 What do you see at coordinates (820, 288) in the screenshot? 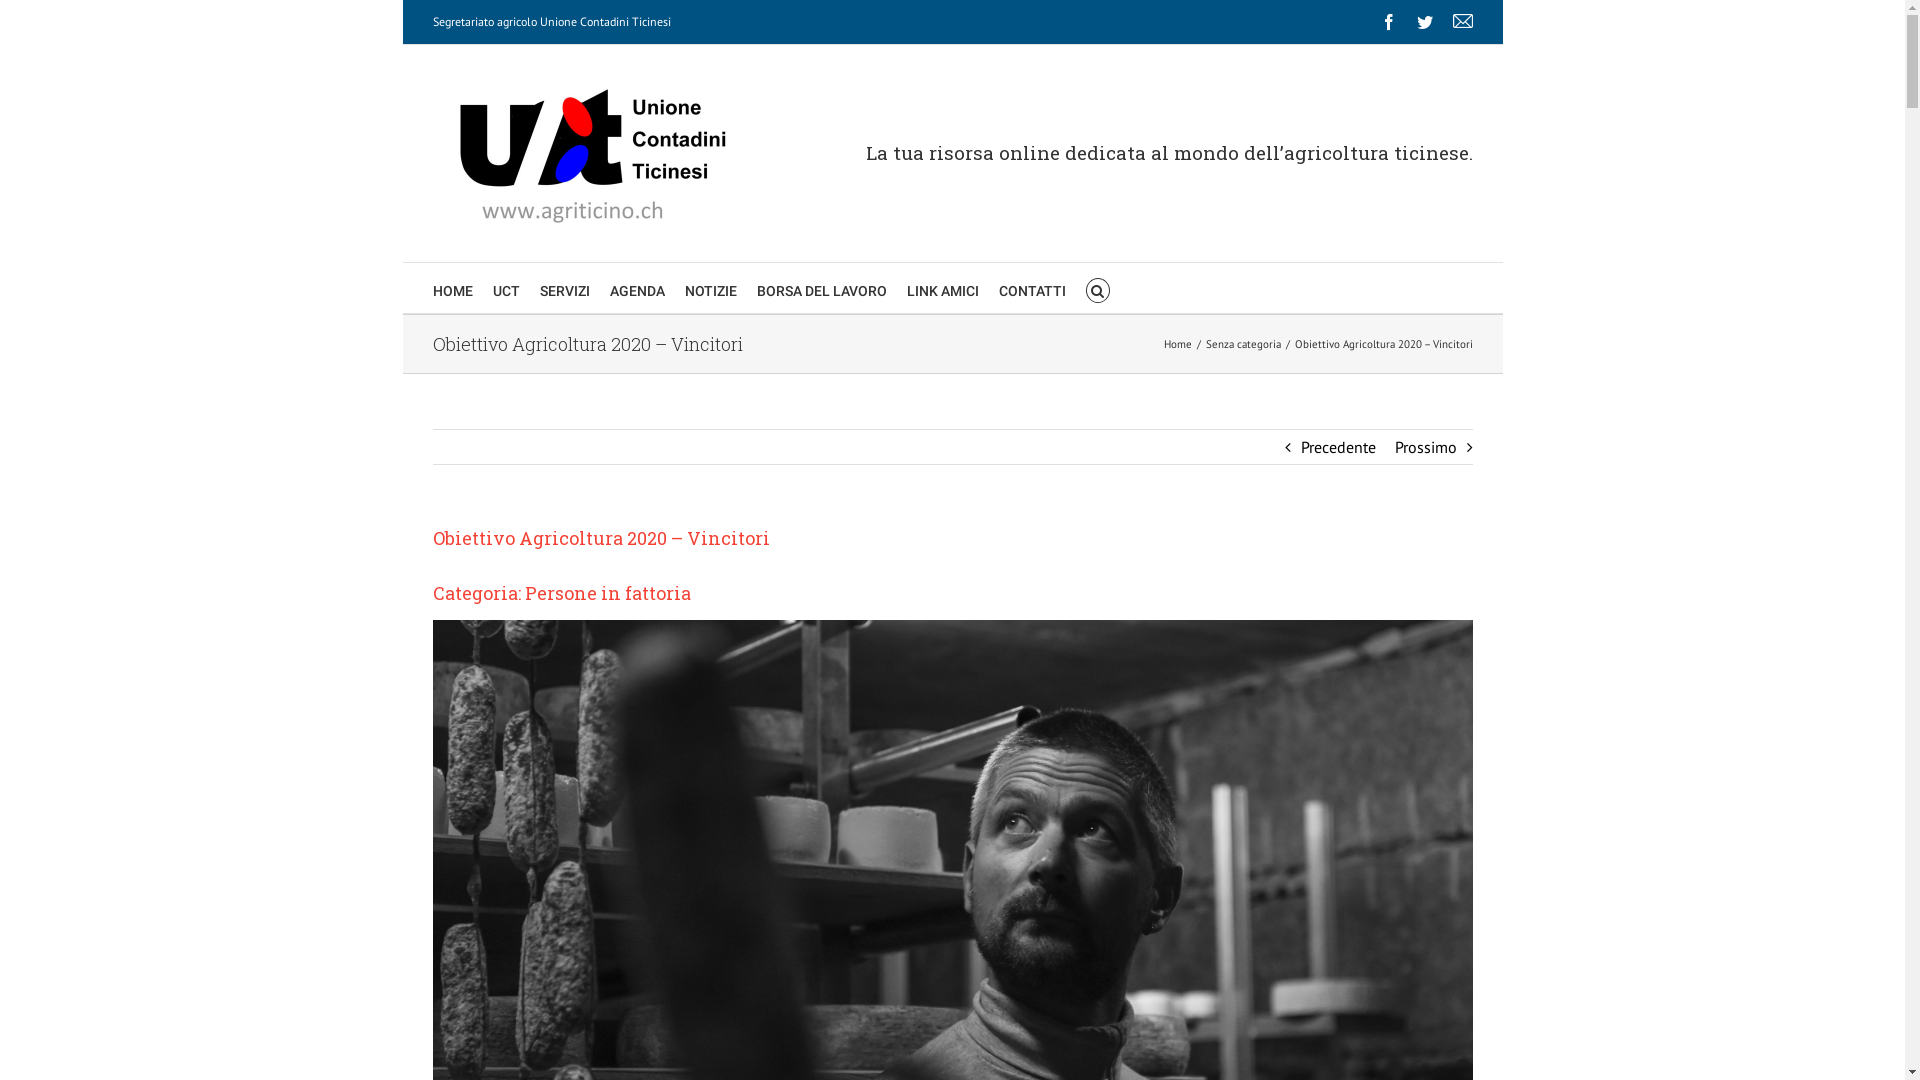
I see `'BORSA DEL LAVORO'` at bounding box center [820, 288].